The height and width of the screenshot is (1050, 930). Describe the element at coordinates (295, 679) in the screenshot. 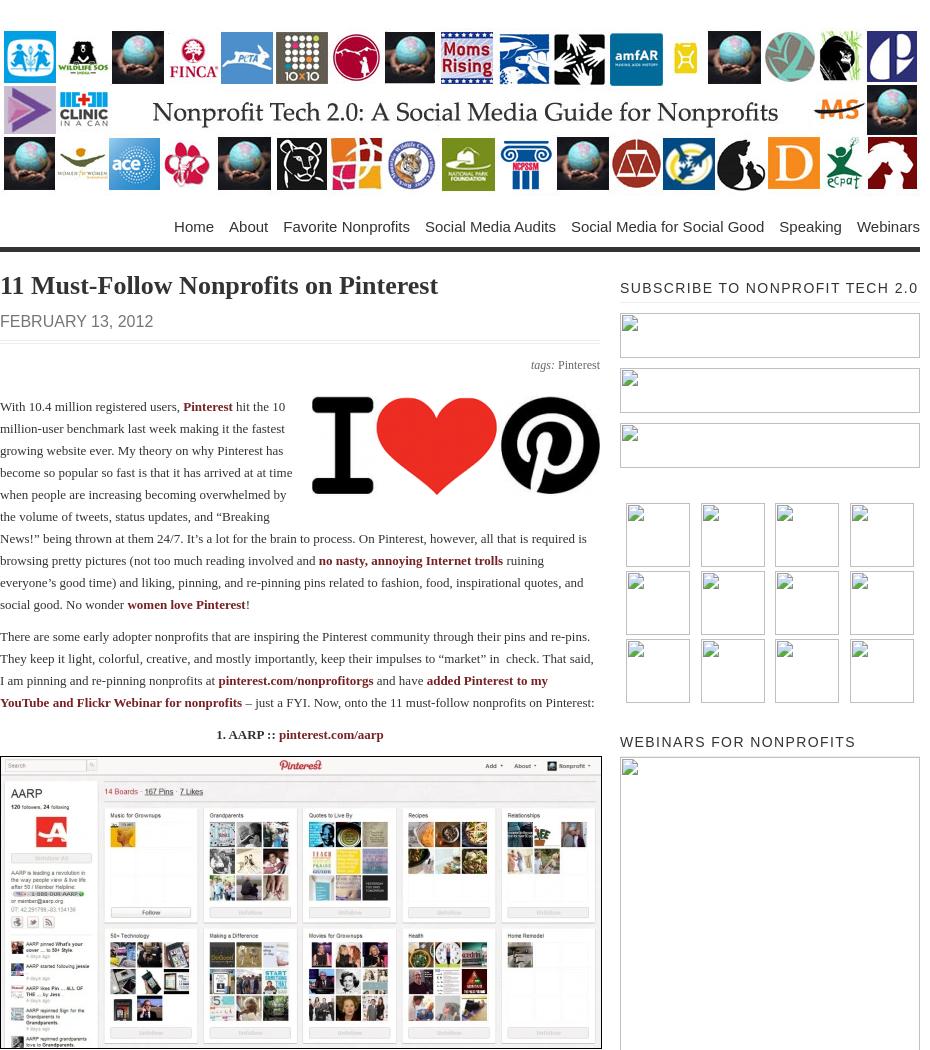

I see `'pinterest.com/nonprofitorgs'` at that location.